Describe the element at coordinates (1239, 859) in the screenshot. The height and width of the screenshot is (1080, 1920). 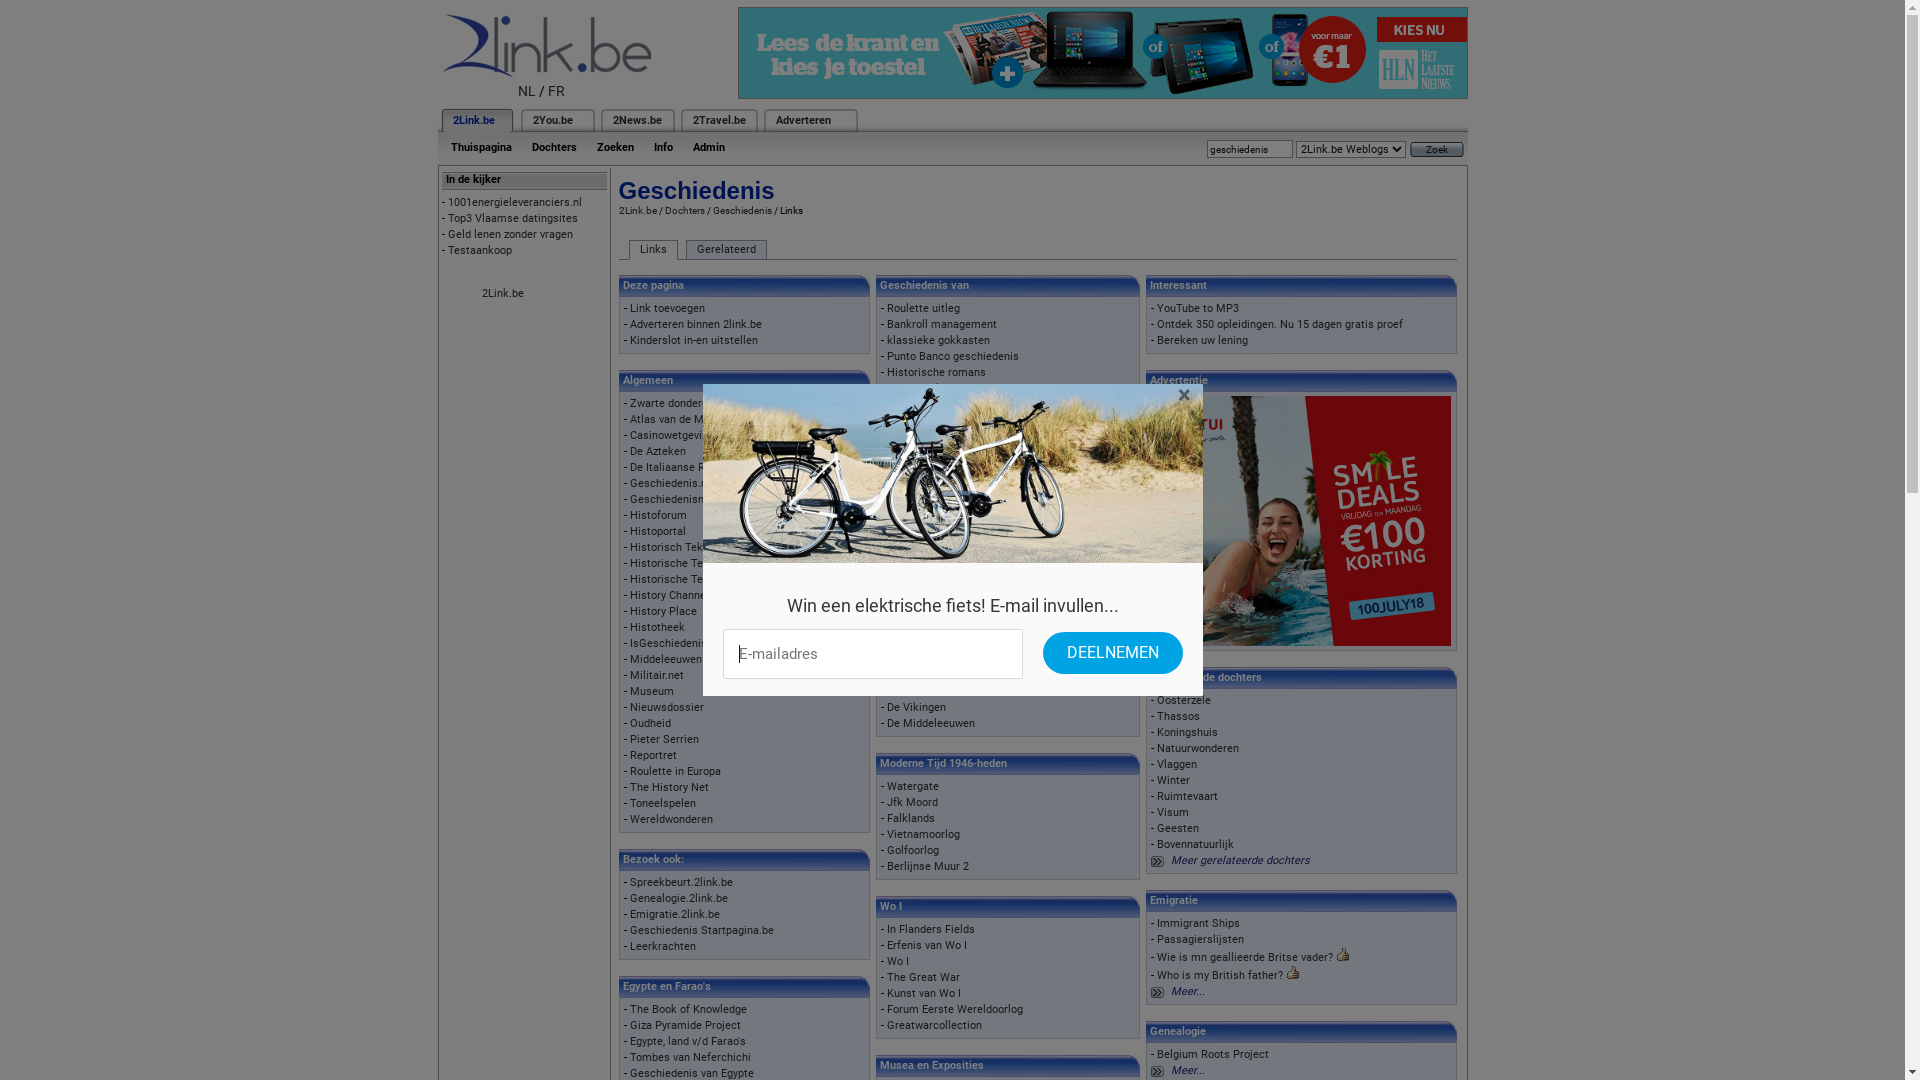
I see `'Meer gerelateerde dochters'` at that location.